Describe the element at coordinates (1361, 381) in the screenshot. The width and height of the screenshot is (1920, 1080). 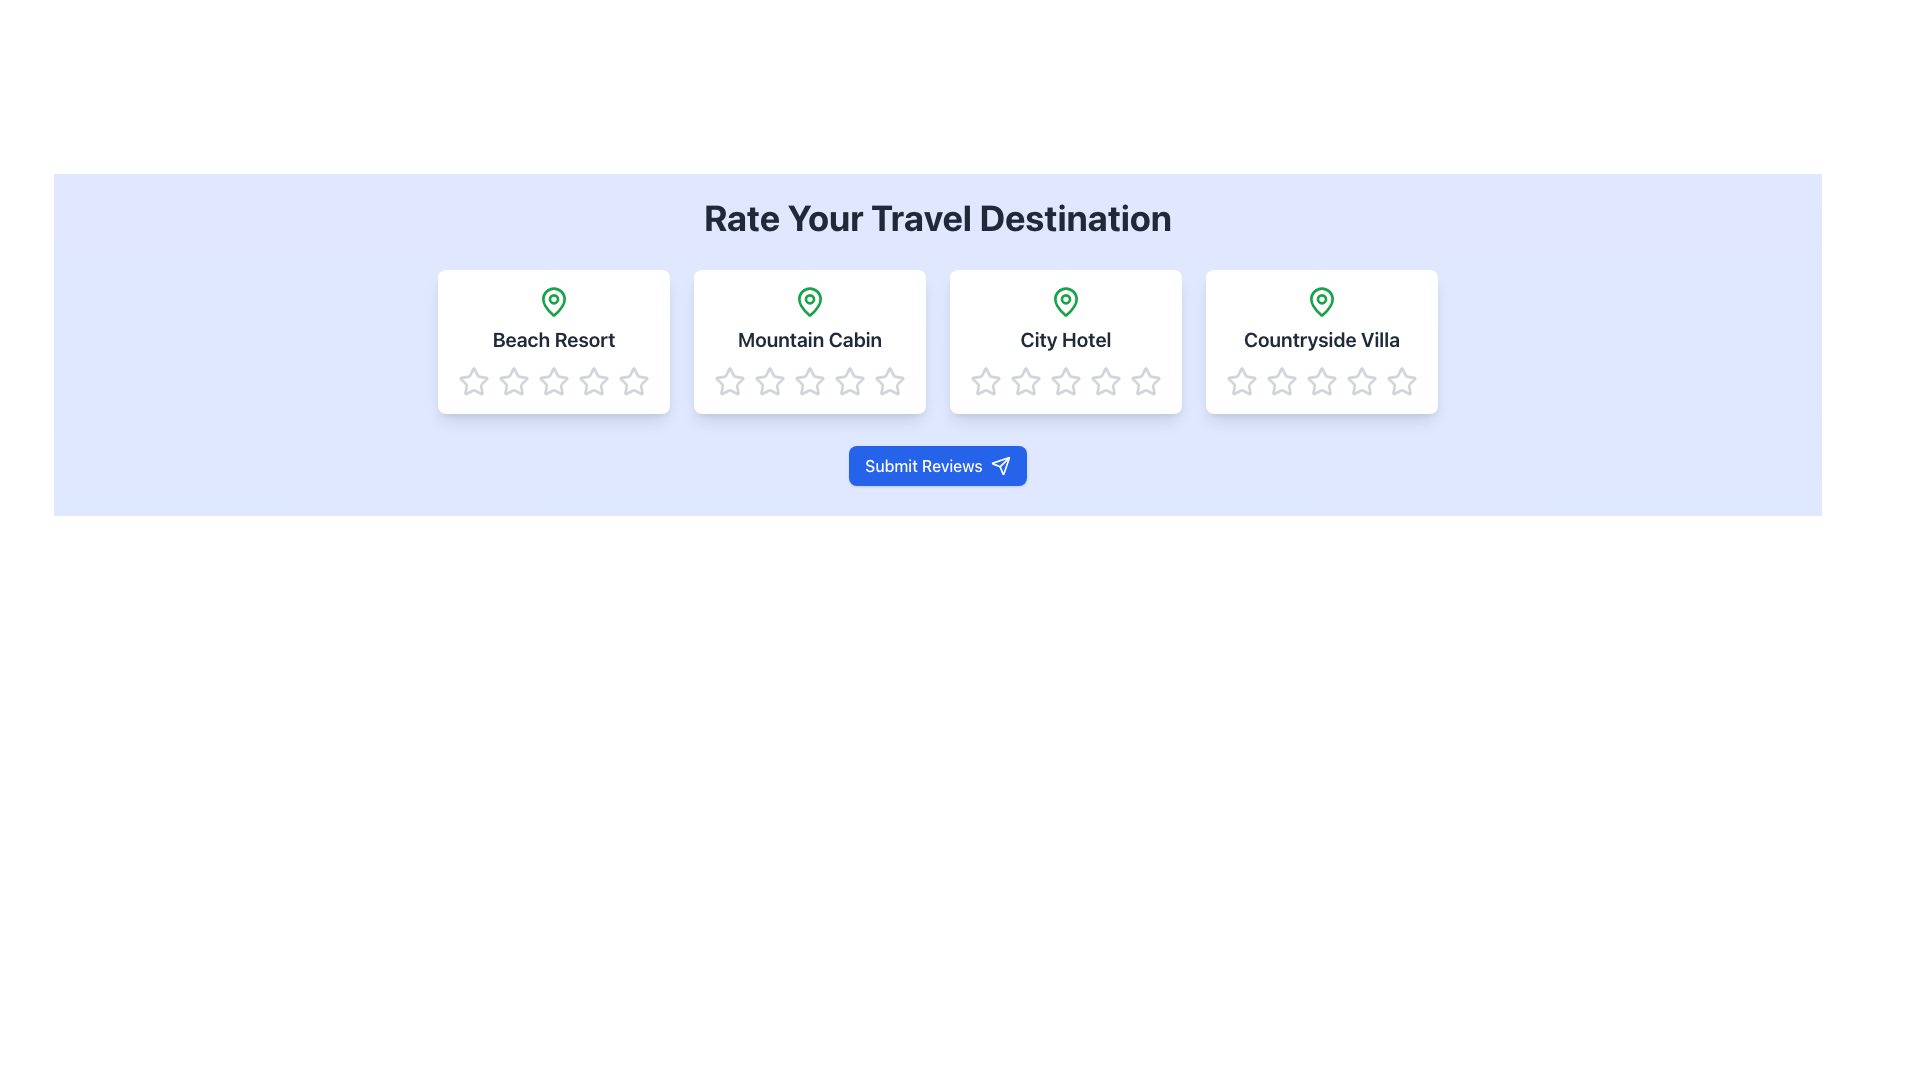
I see `the fourth star in the horizontal group of five stars` at that location.